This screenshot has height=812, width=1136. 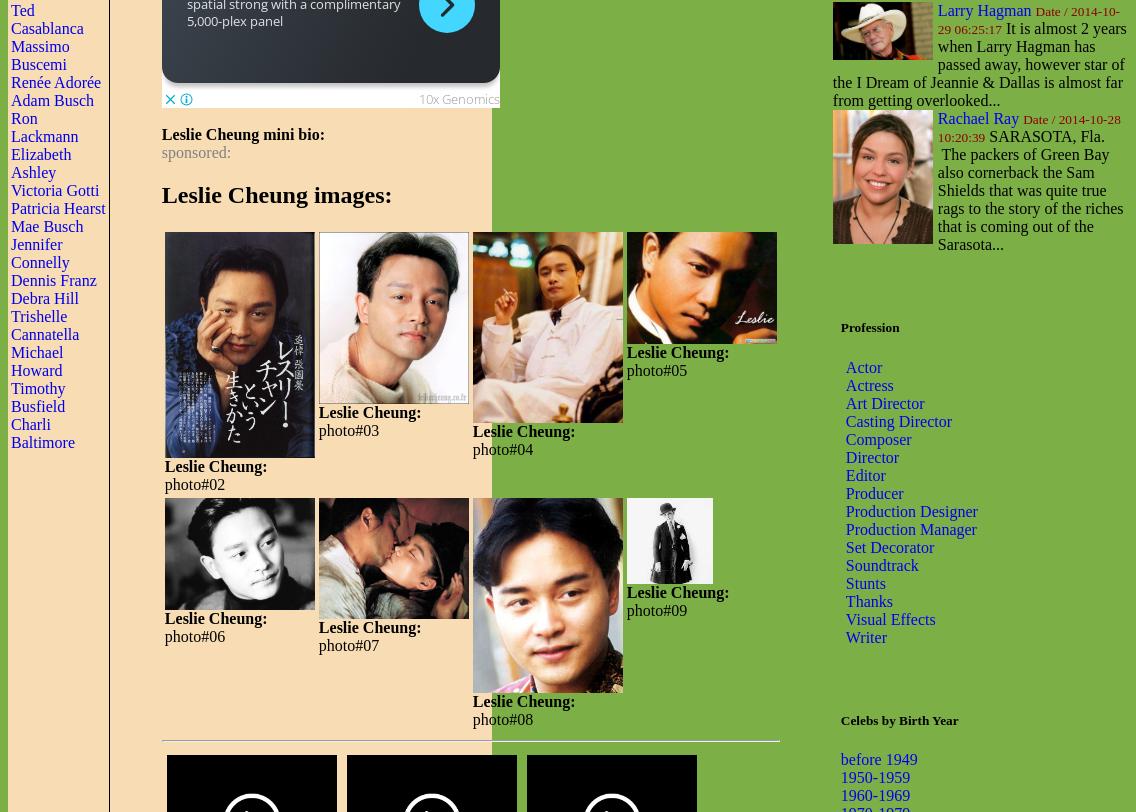 What do you see at coordinates (878, 437) in the screenshot?
I see `'Composer'` at bounding box center [878, 437].